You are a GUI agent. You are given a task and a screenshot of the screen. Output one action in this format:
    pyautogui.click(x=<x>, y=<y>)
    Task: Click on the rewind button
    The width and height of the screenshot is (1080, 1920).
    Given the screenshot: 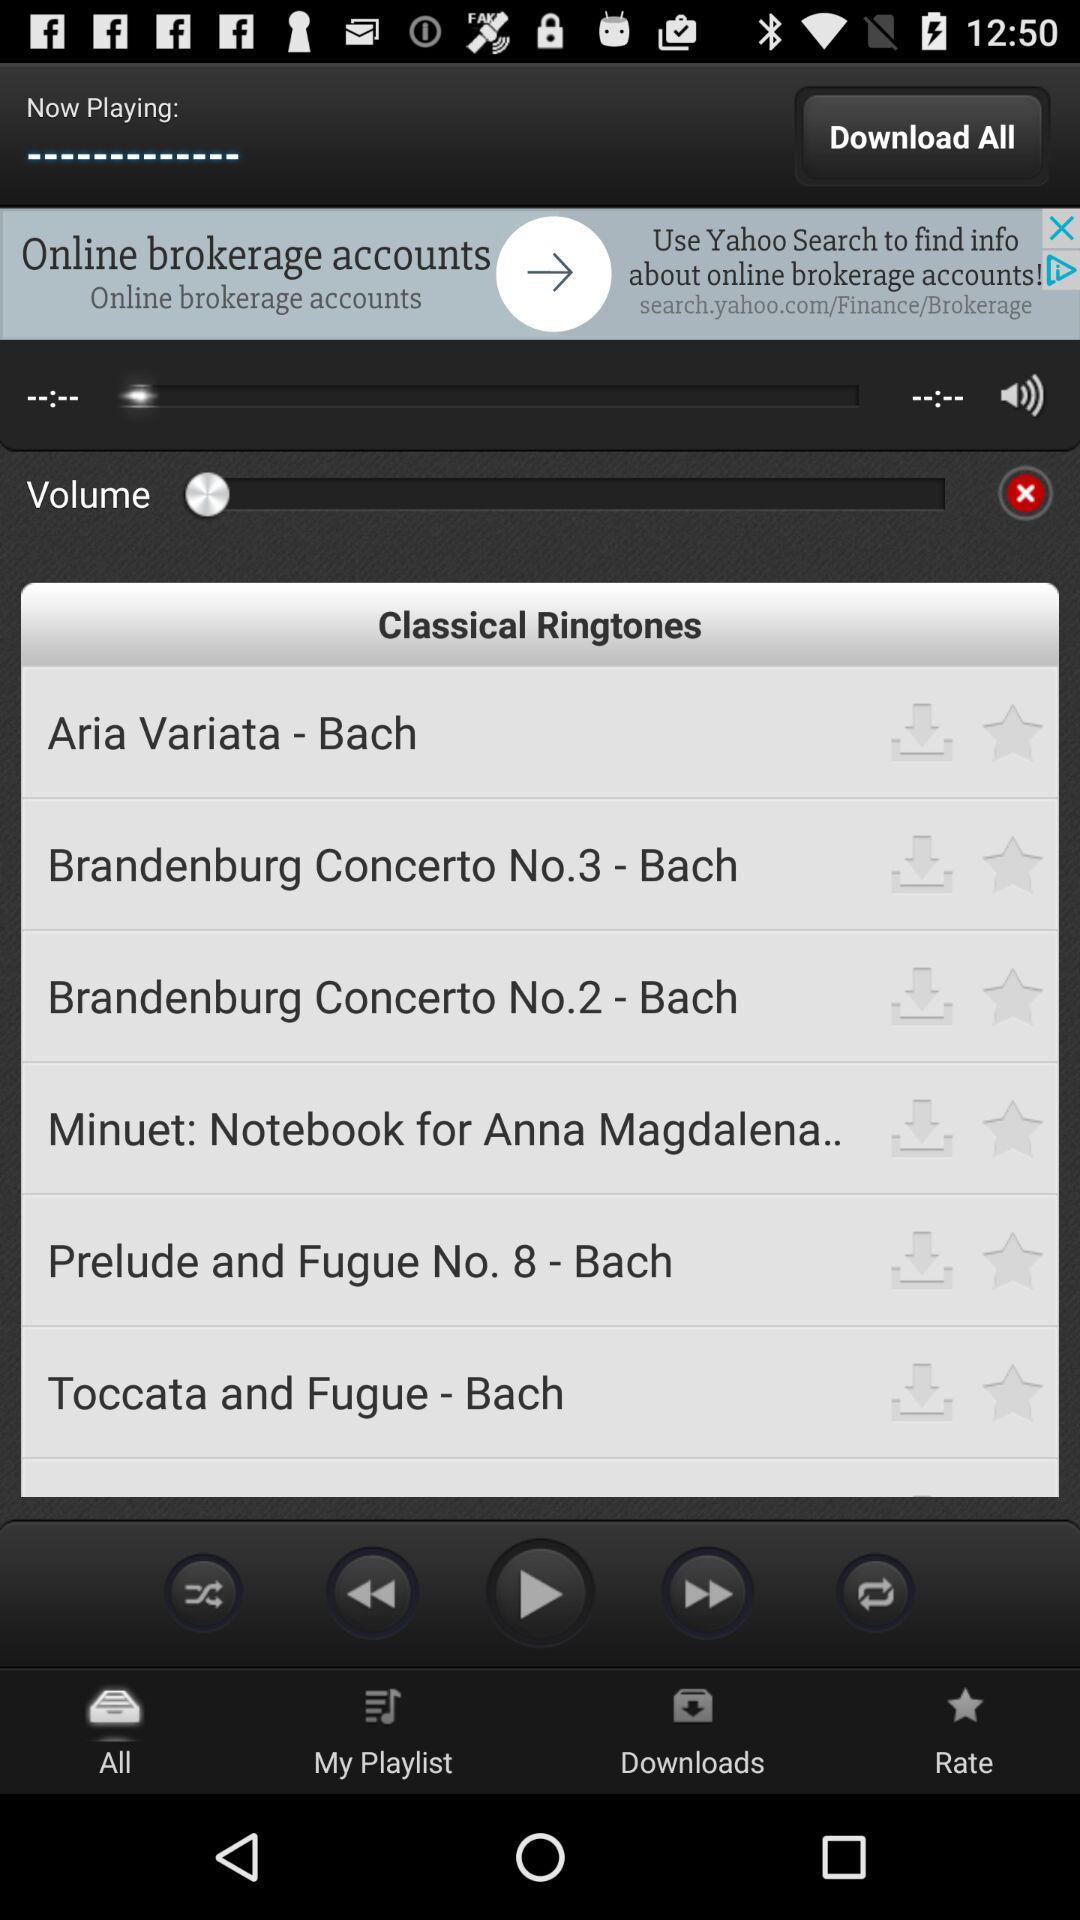 What is the action you would take?
    pyautogui.click(x=371, y=1591)
    